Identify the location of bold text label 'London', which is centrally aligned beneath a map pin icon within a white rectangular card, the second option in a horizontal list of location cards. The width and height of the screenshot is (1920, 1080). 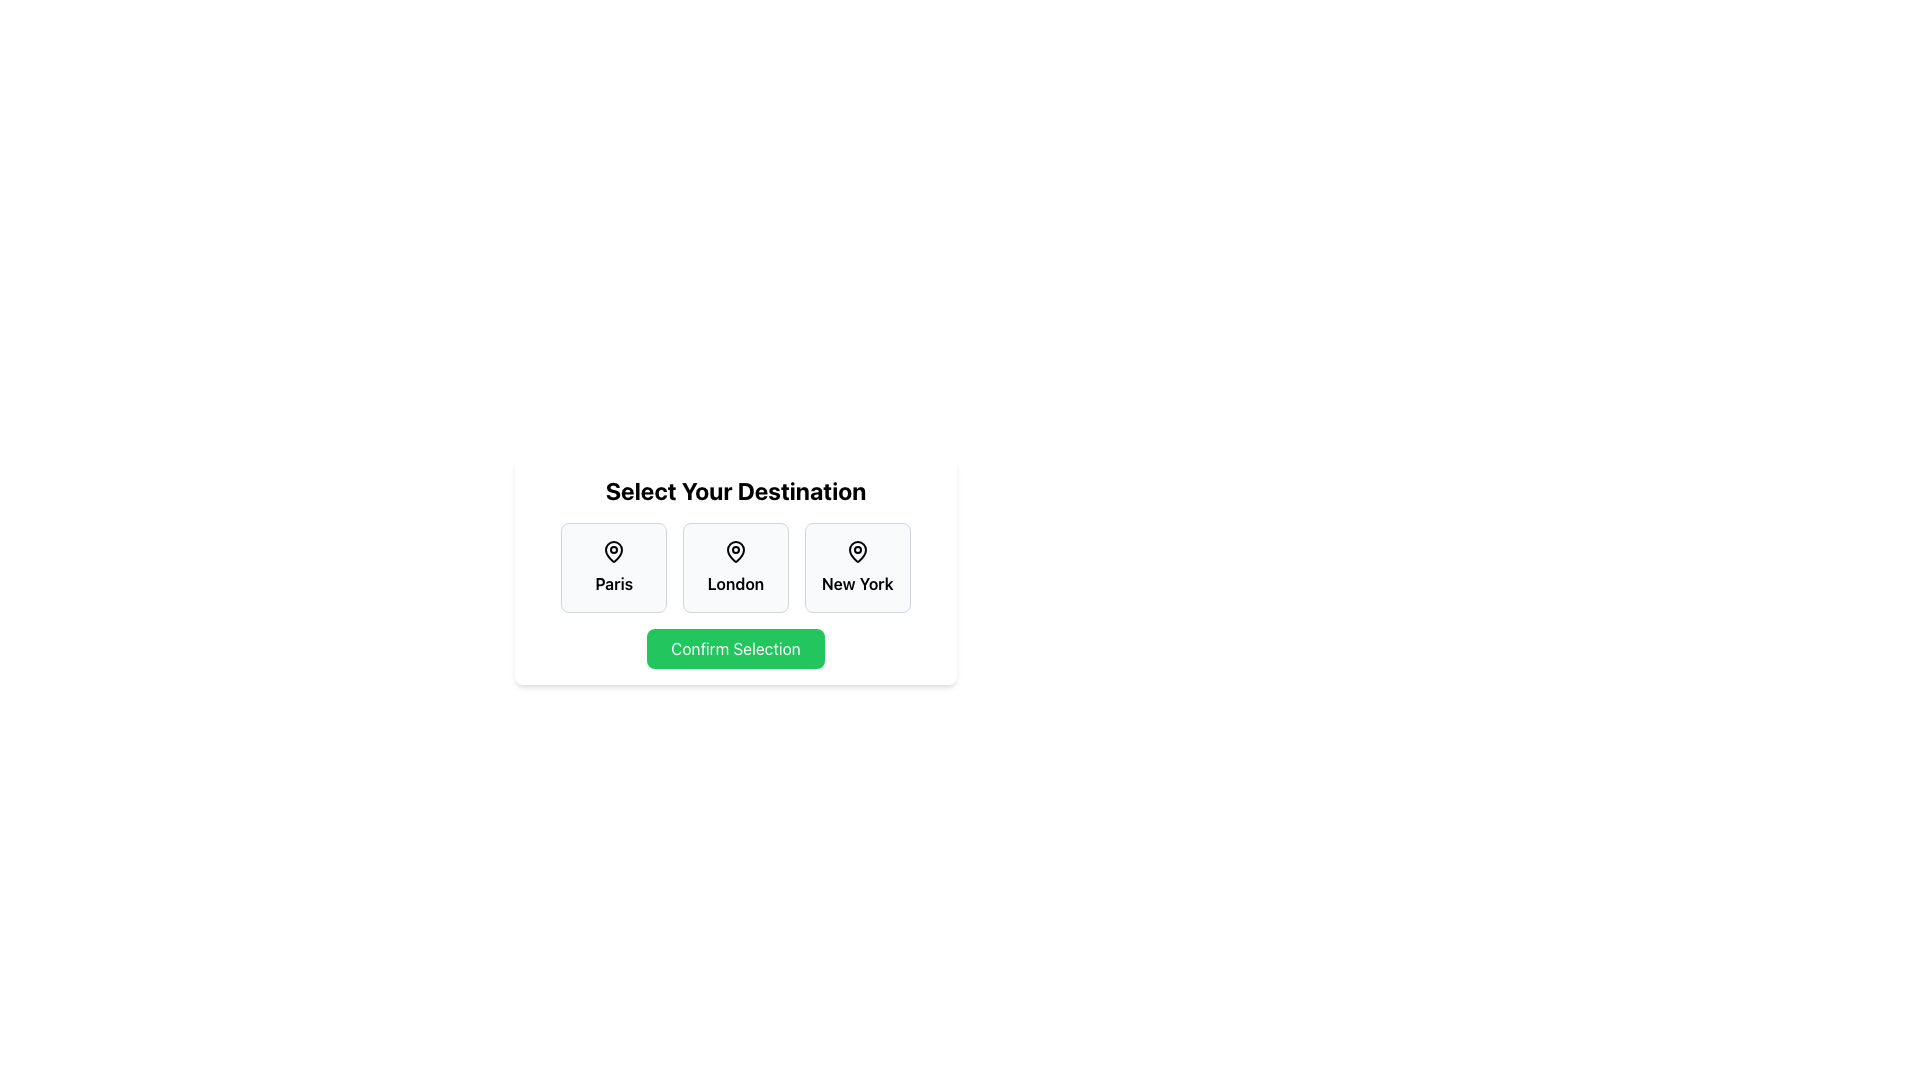
(734, 583).